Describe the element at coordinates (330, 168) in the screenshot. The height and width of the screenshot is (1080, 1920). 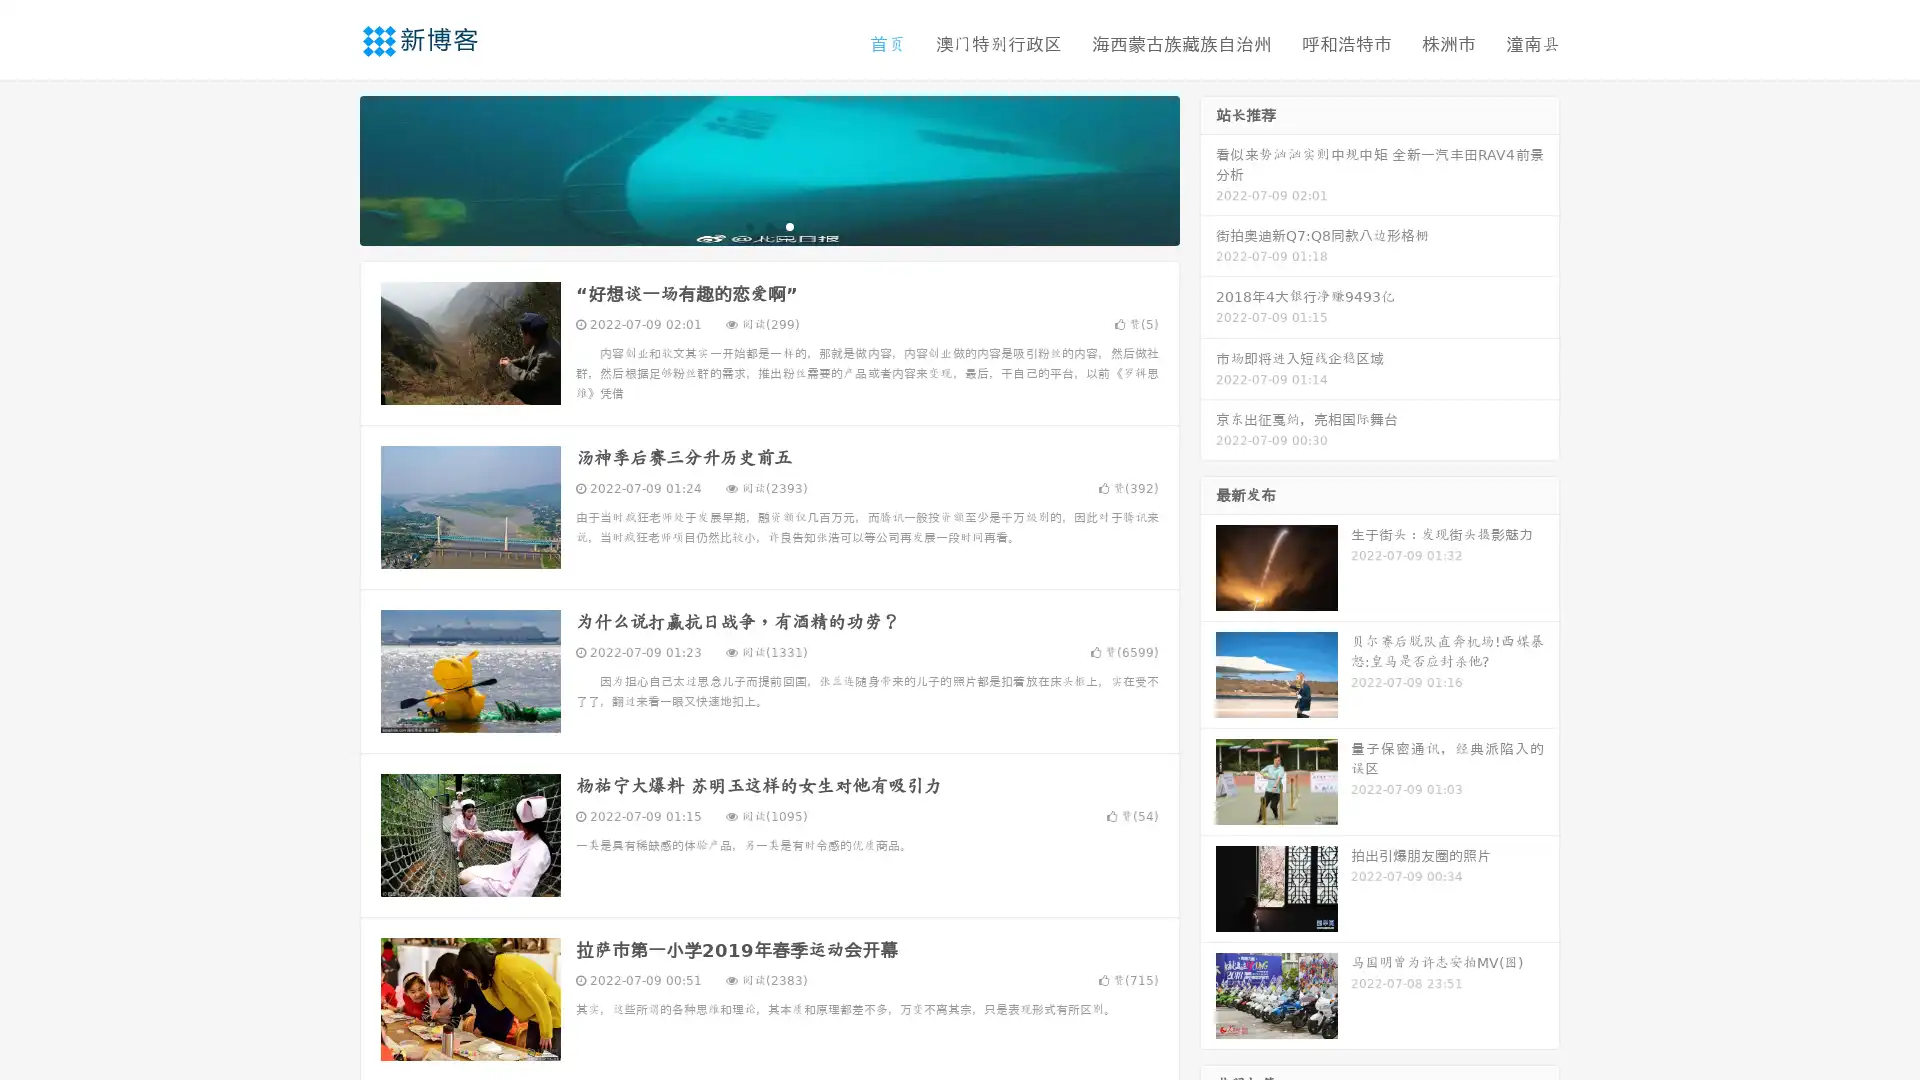
I see `Previous slide` at that location.